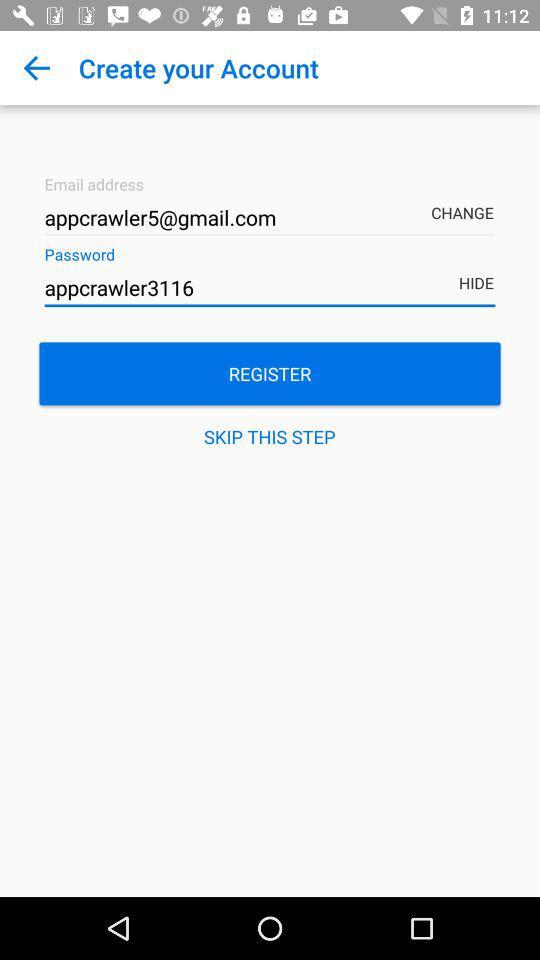 This screenshot has width=540, height=960. Describe the element at coordinates (36, 68) in the screenshot. I see `item above the appcrawler5@gmail.com` at that location.